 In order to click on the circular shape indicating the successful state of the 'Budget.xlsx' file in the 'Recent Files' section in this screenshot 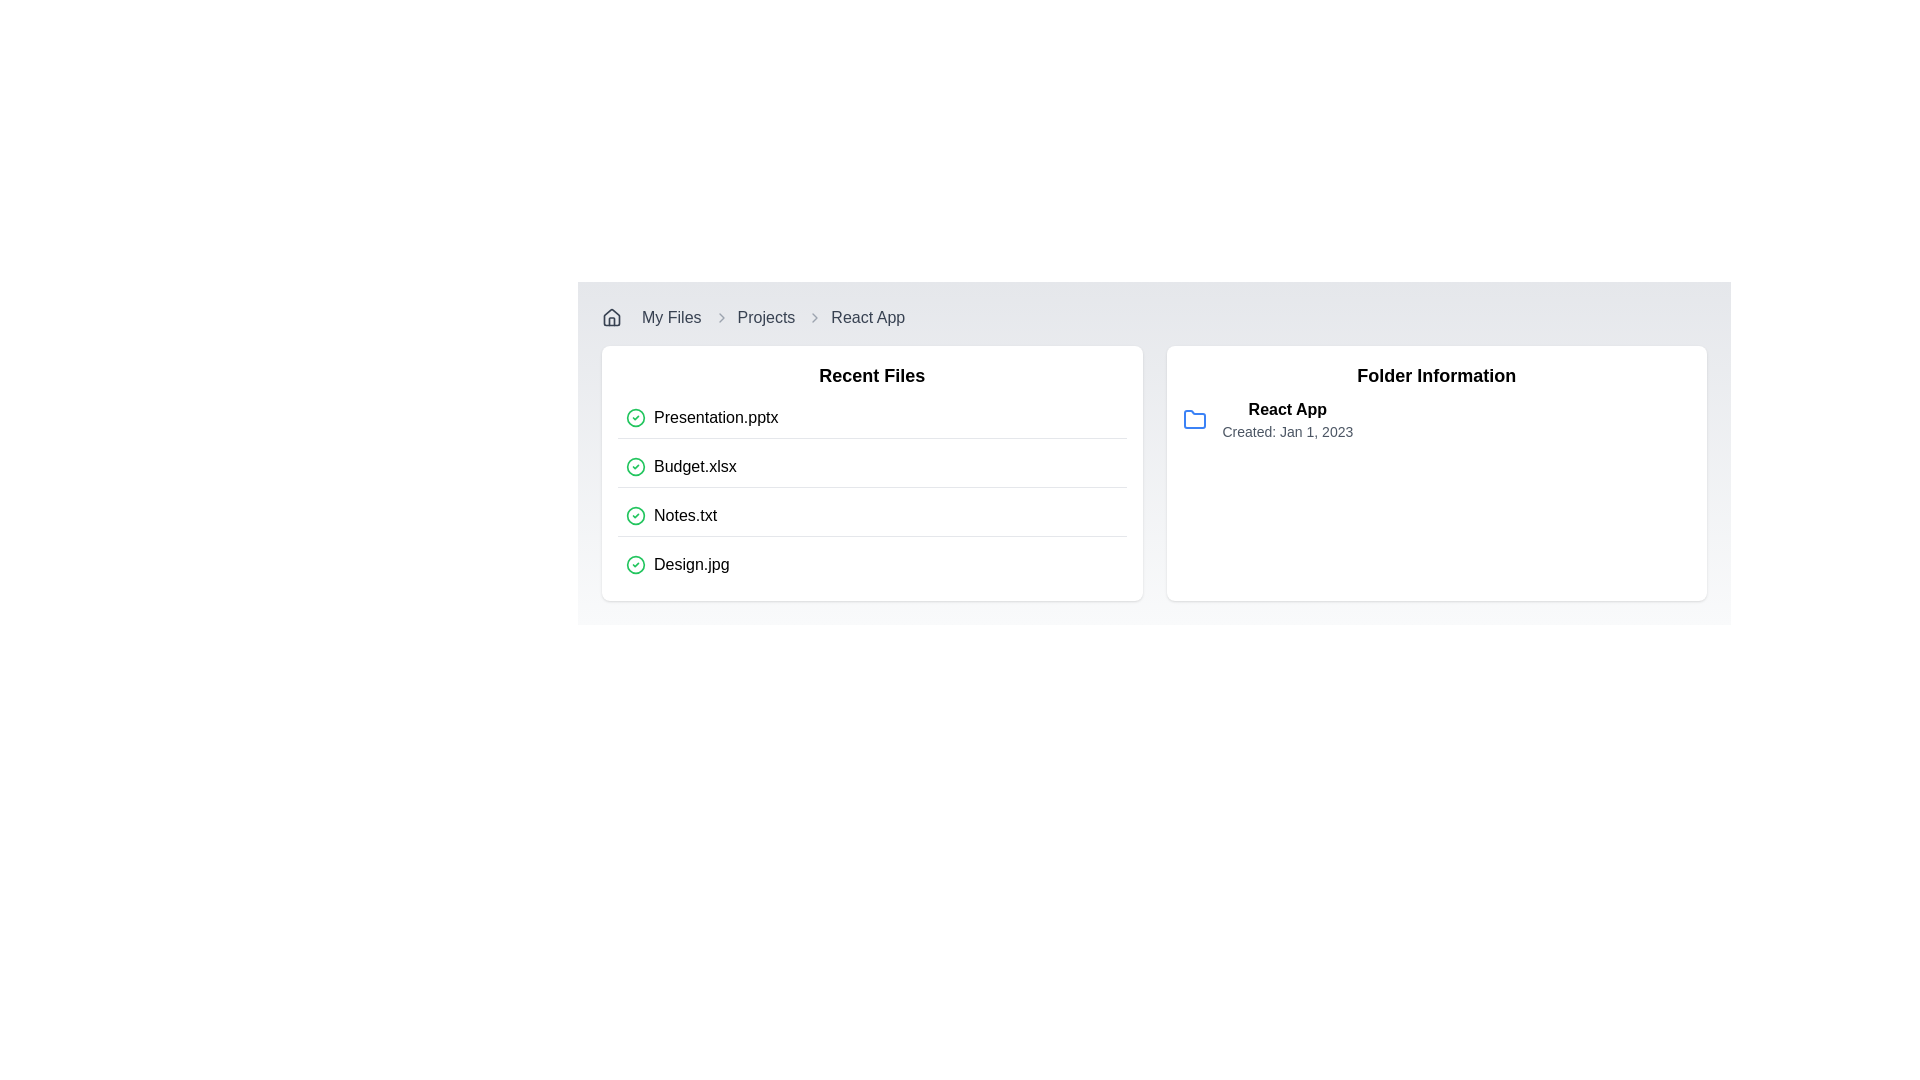, I will do `click(634, 466)`.